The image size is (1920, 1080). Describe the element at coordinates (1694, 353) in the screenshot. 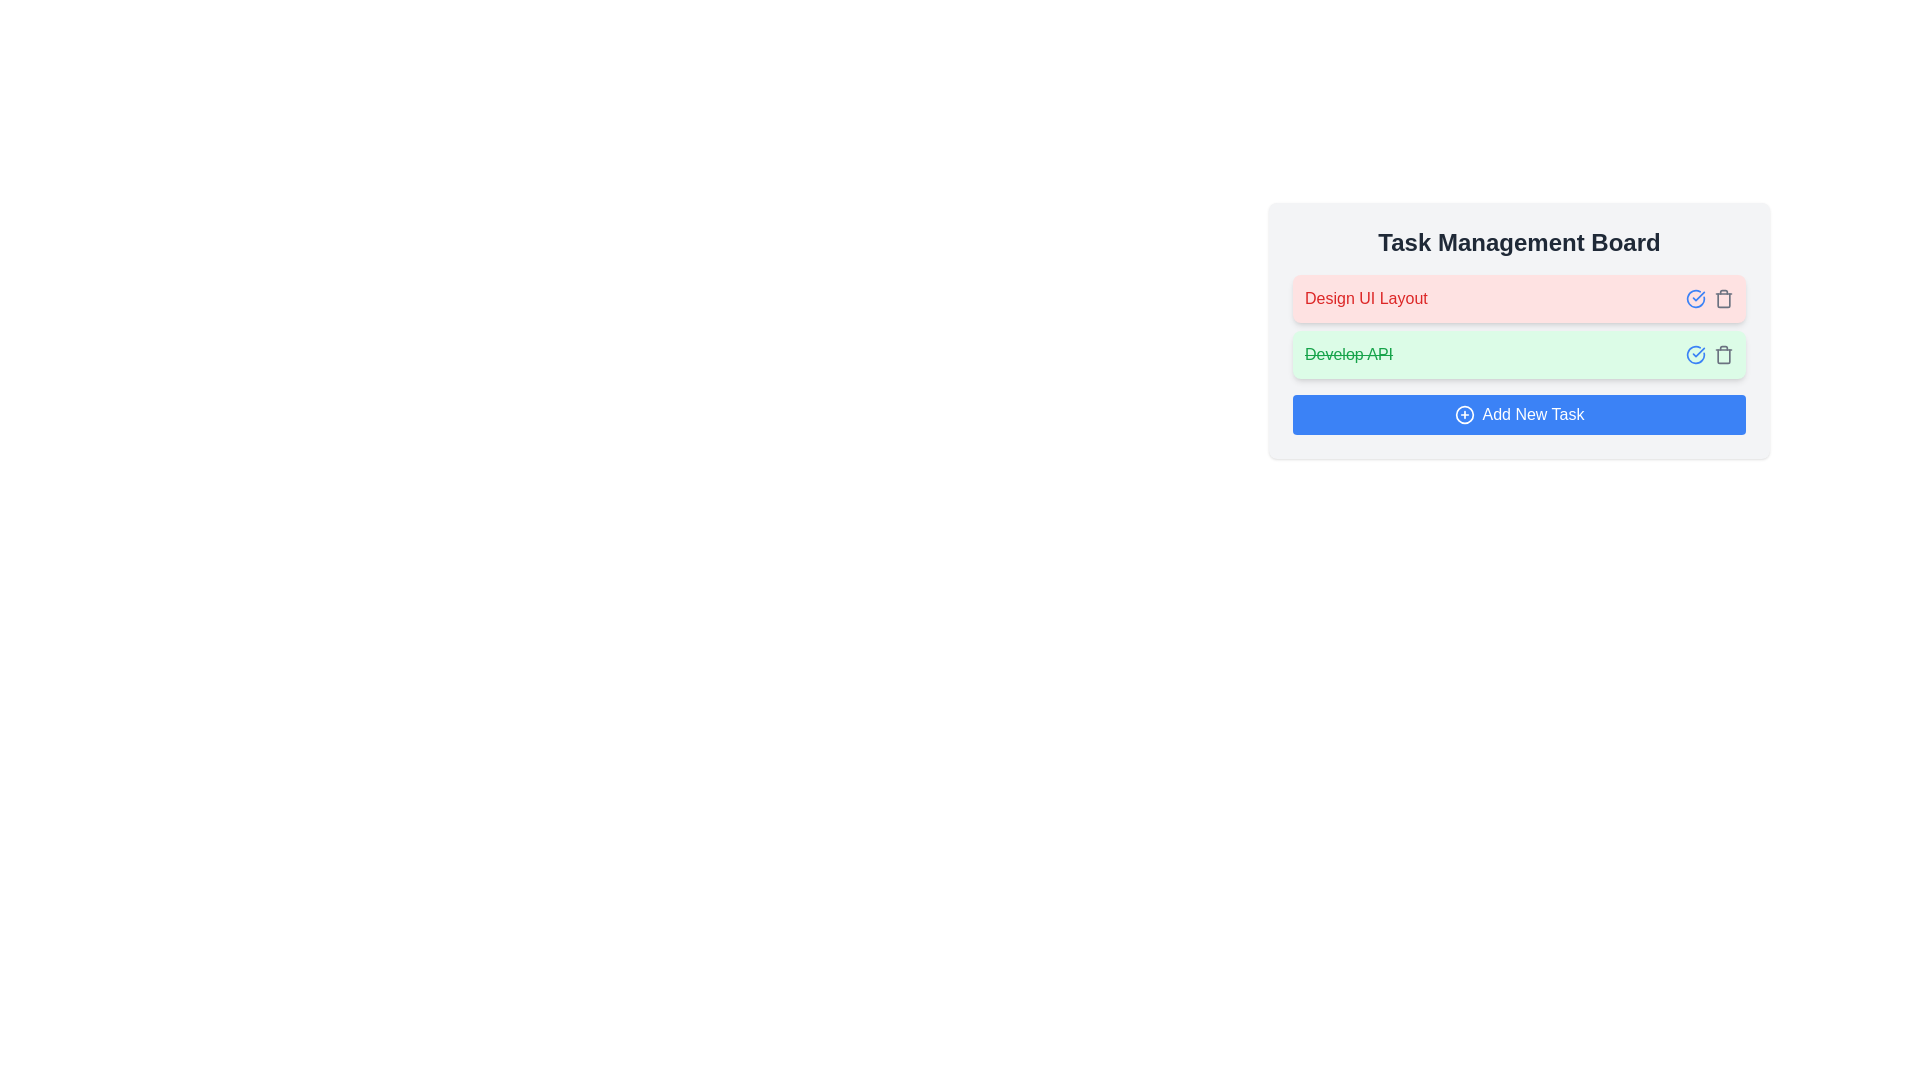

I see `the circular checkmark icon on the task management board representing task completion for 'Develop API'` at that location.